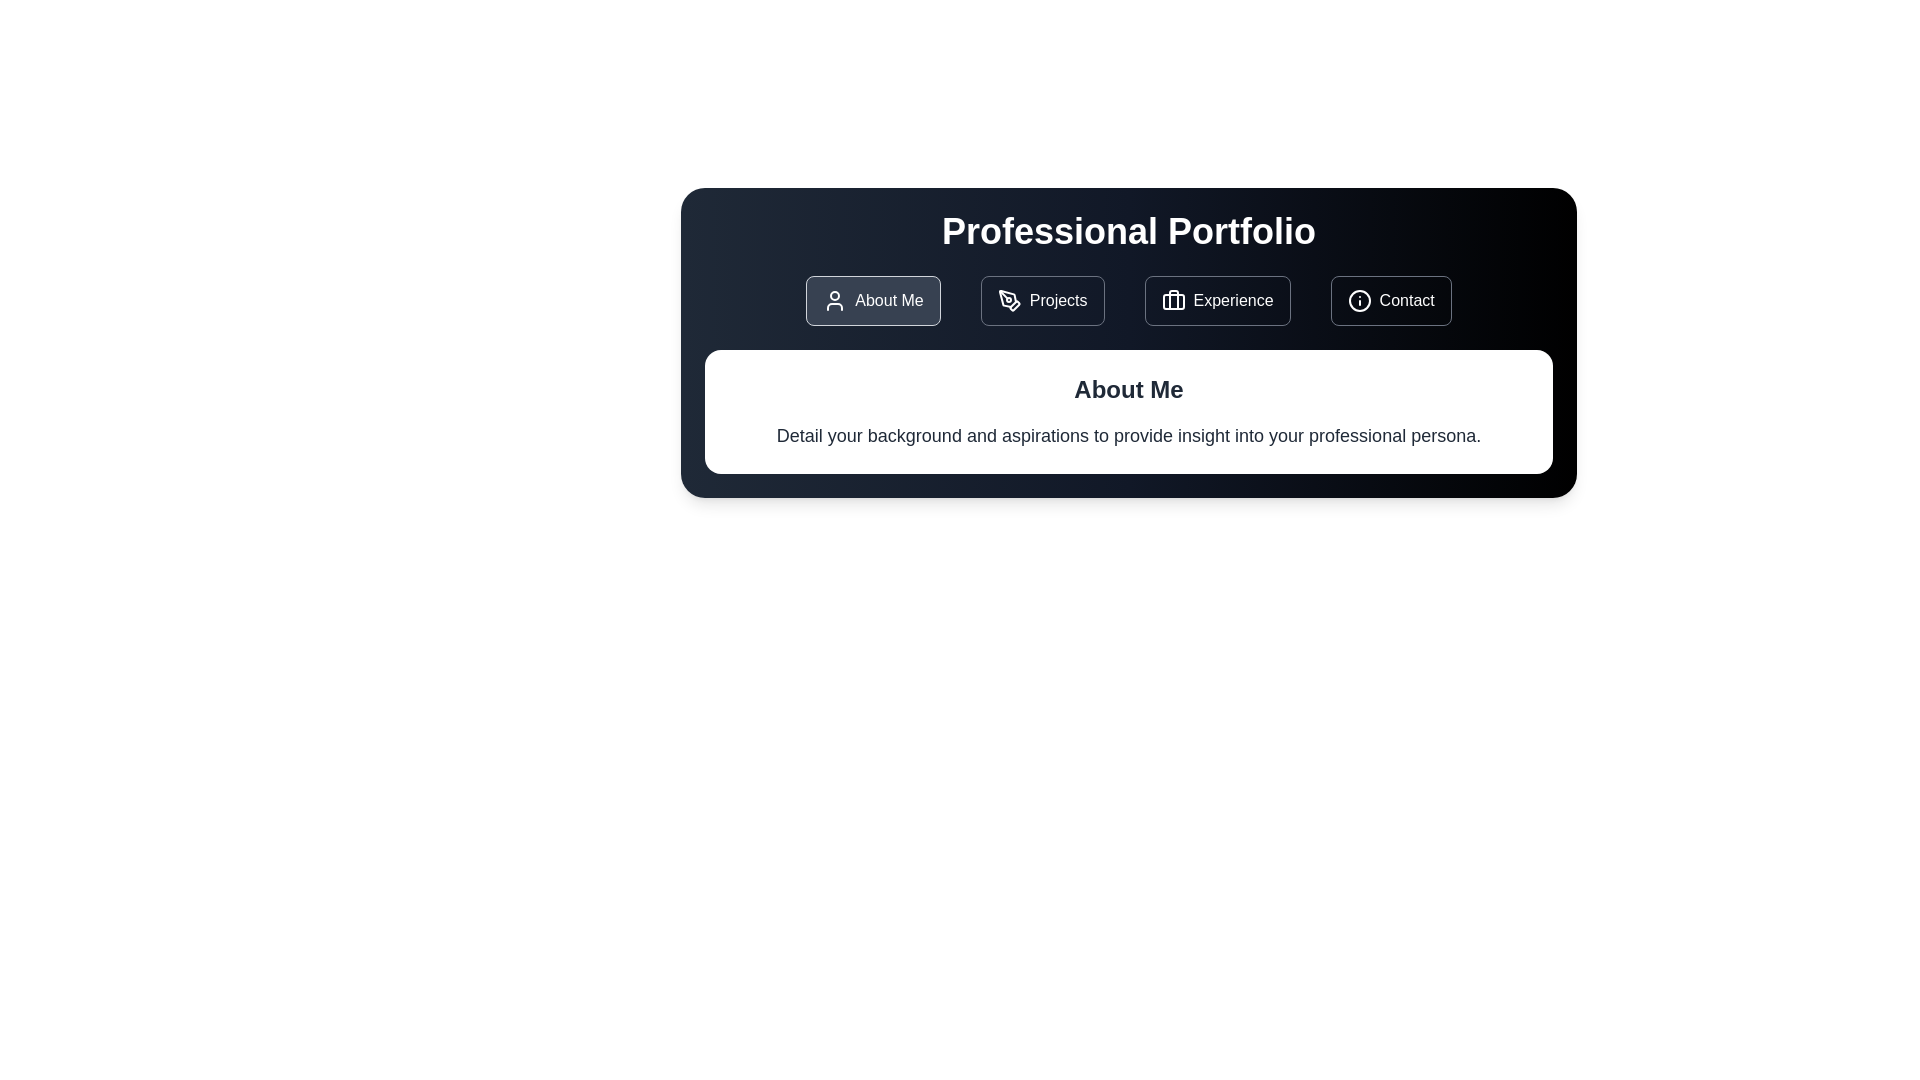  I want to click on the 'Experience' button in the navigation bar, so click(1216, 300).